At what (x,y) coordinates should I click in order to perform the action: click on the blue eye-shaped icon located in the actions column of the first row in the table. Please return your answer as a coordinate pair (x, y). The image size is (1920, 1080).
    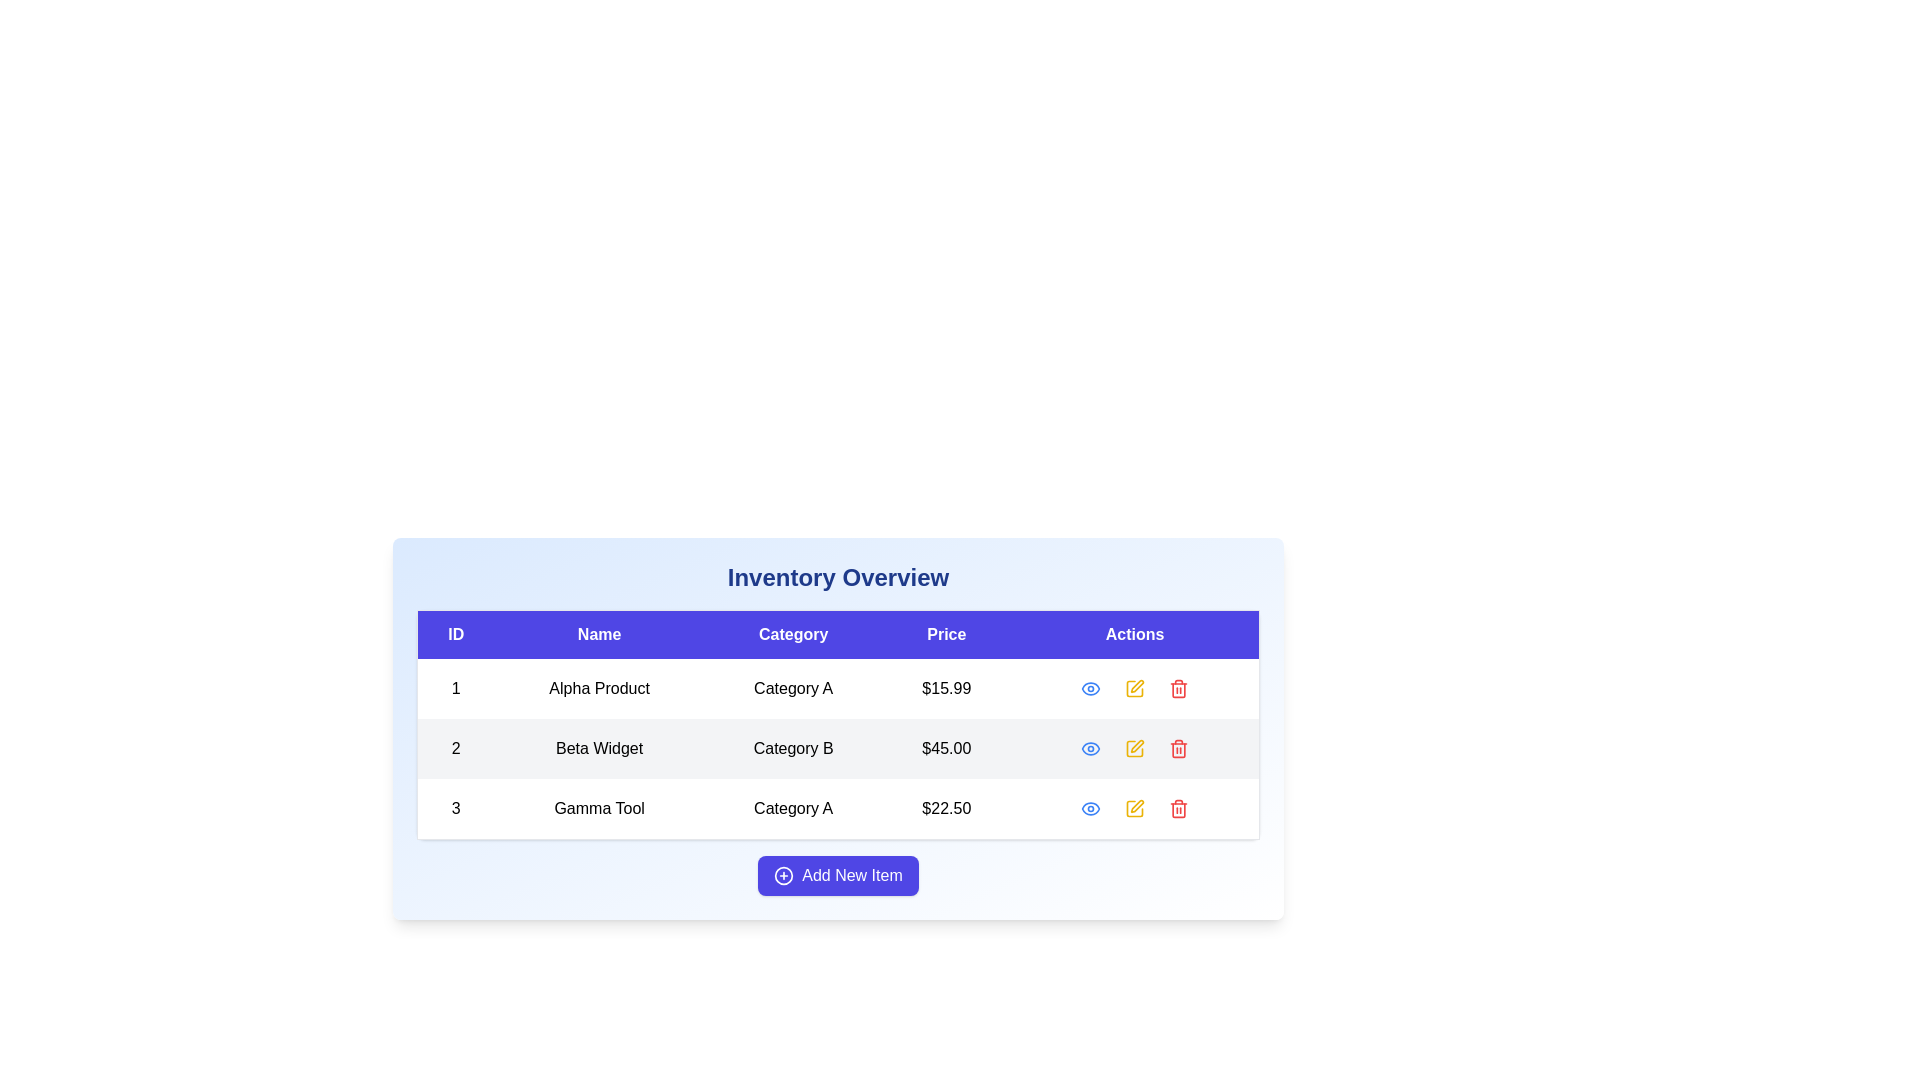
    Looking at the image, I should click on (1089, 688).